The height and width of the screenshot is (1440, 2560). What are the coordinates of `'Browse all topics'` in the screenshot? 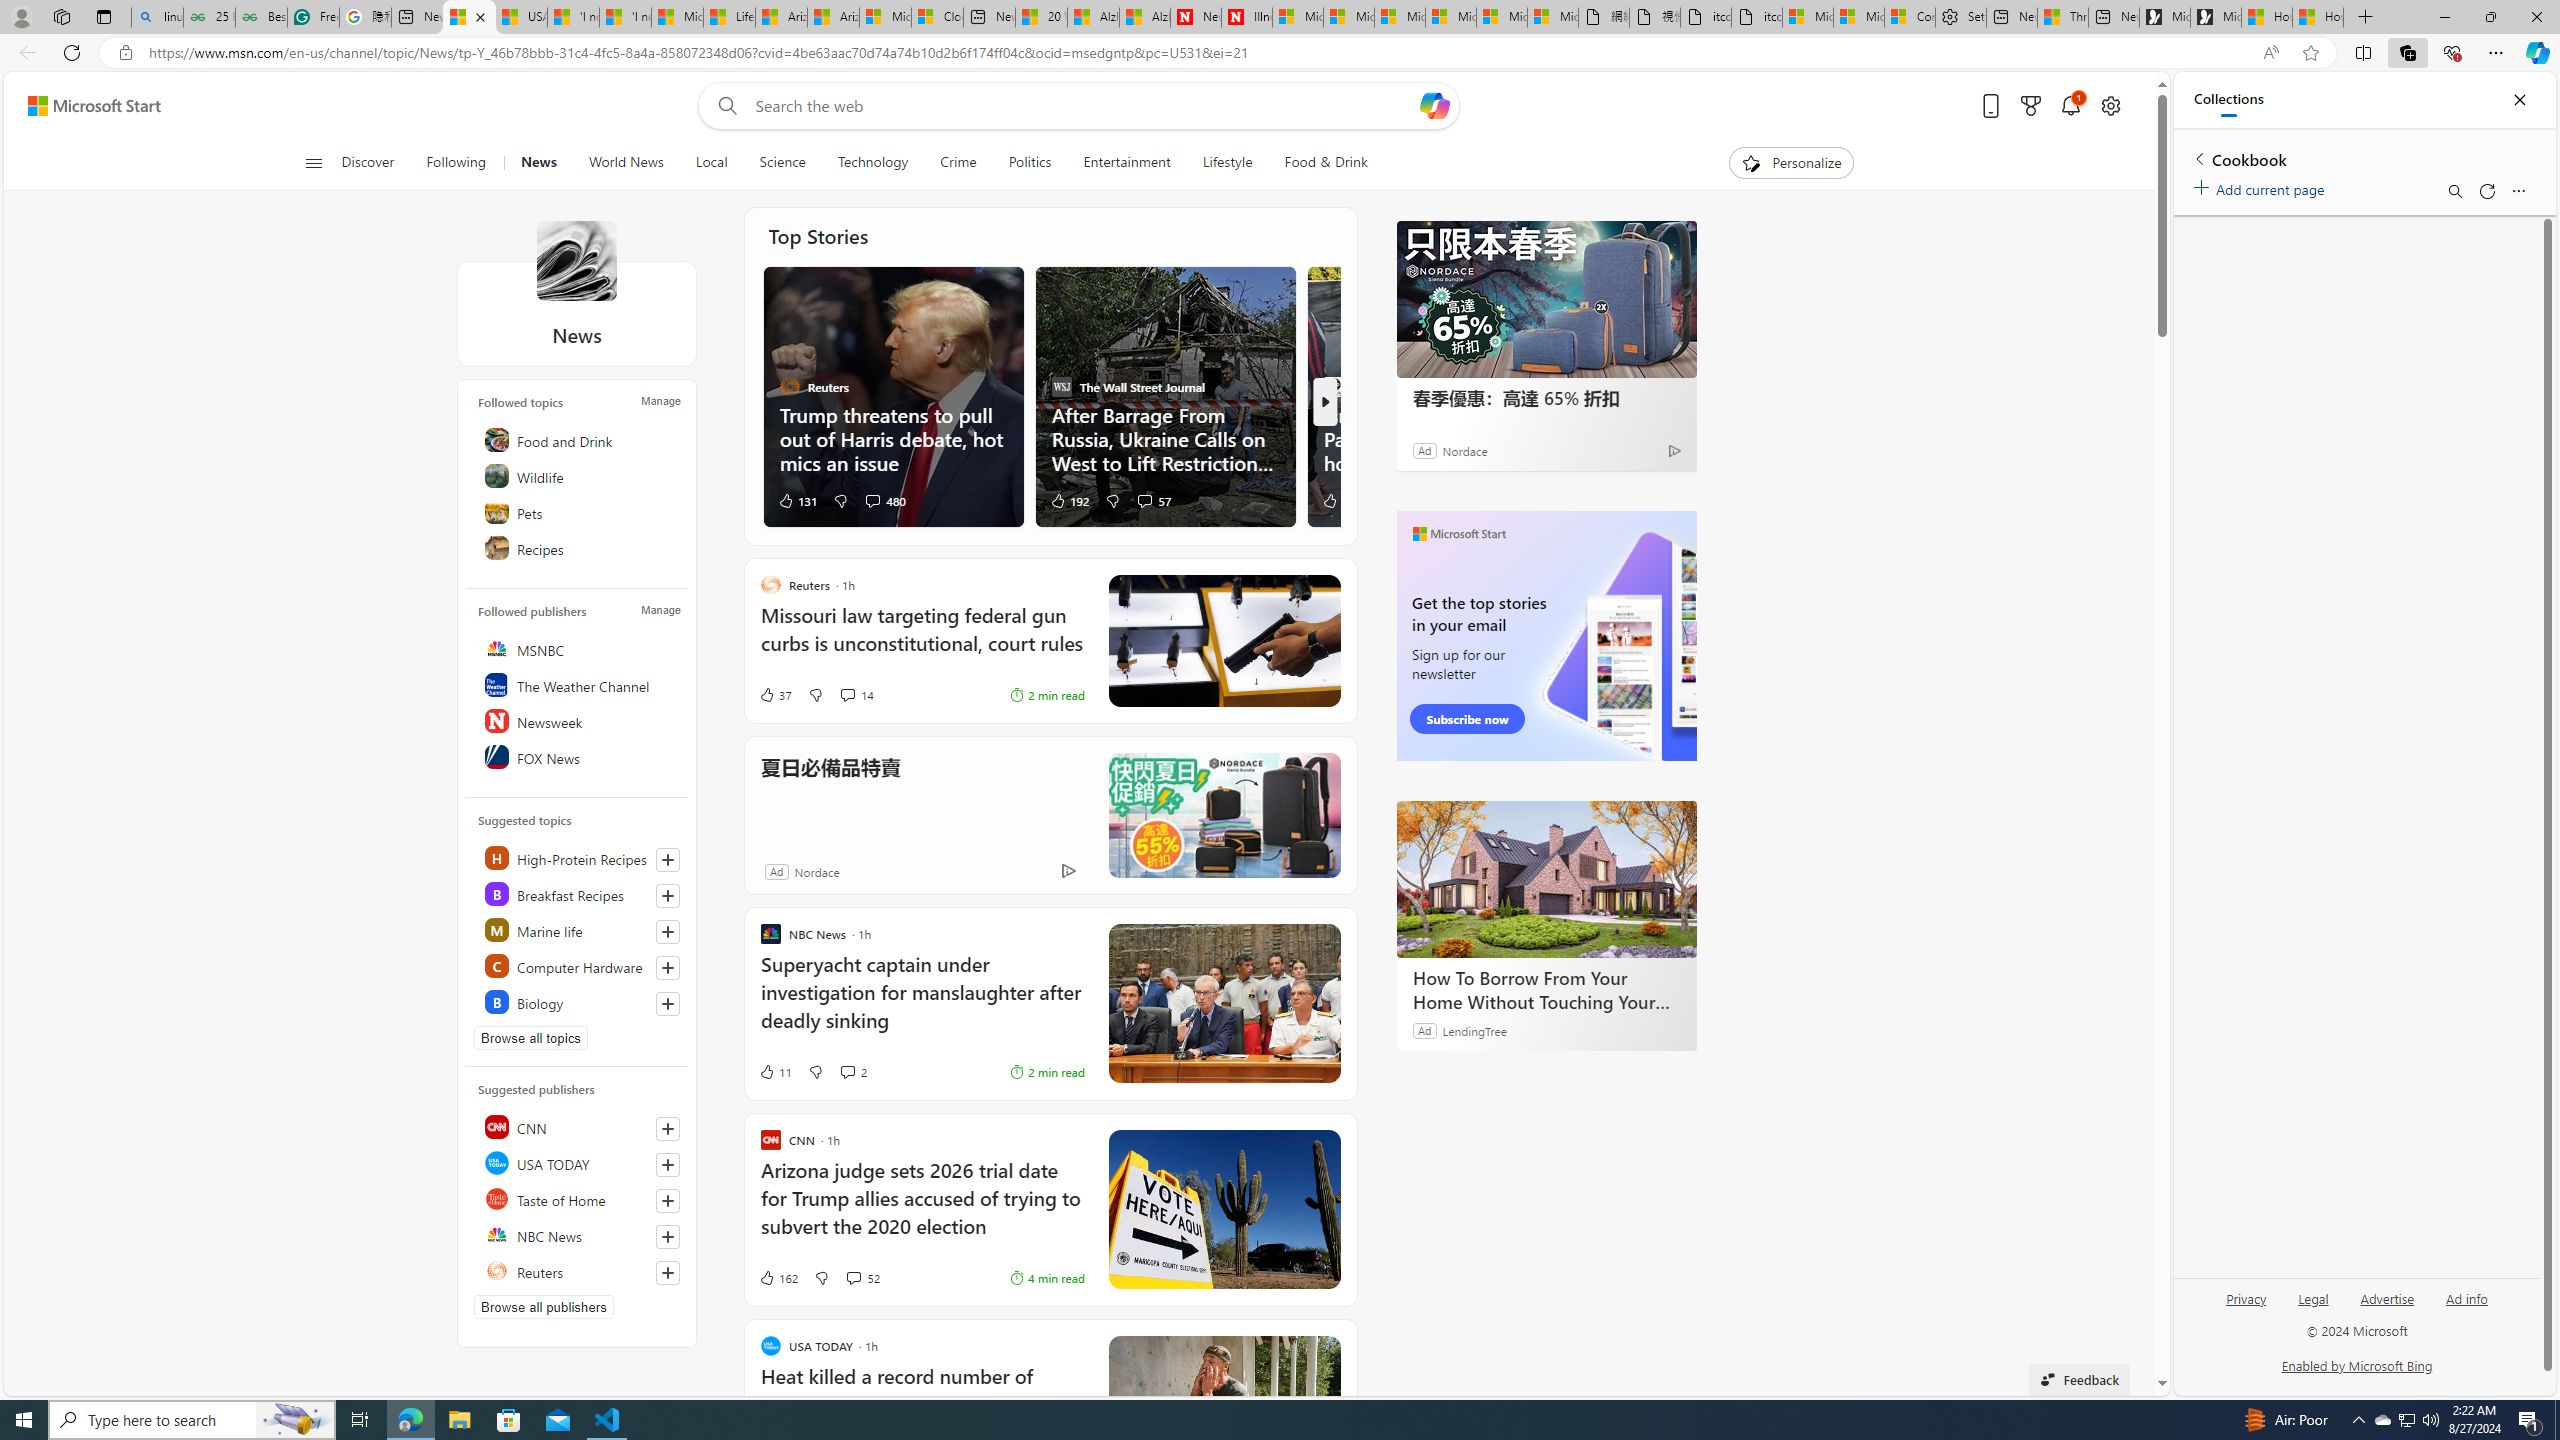 It's located at (530, 1037).